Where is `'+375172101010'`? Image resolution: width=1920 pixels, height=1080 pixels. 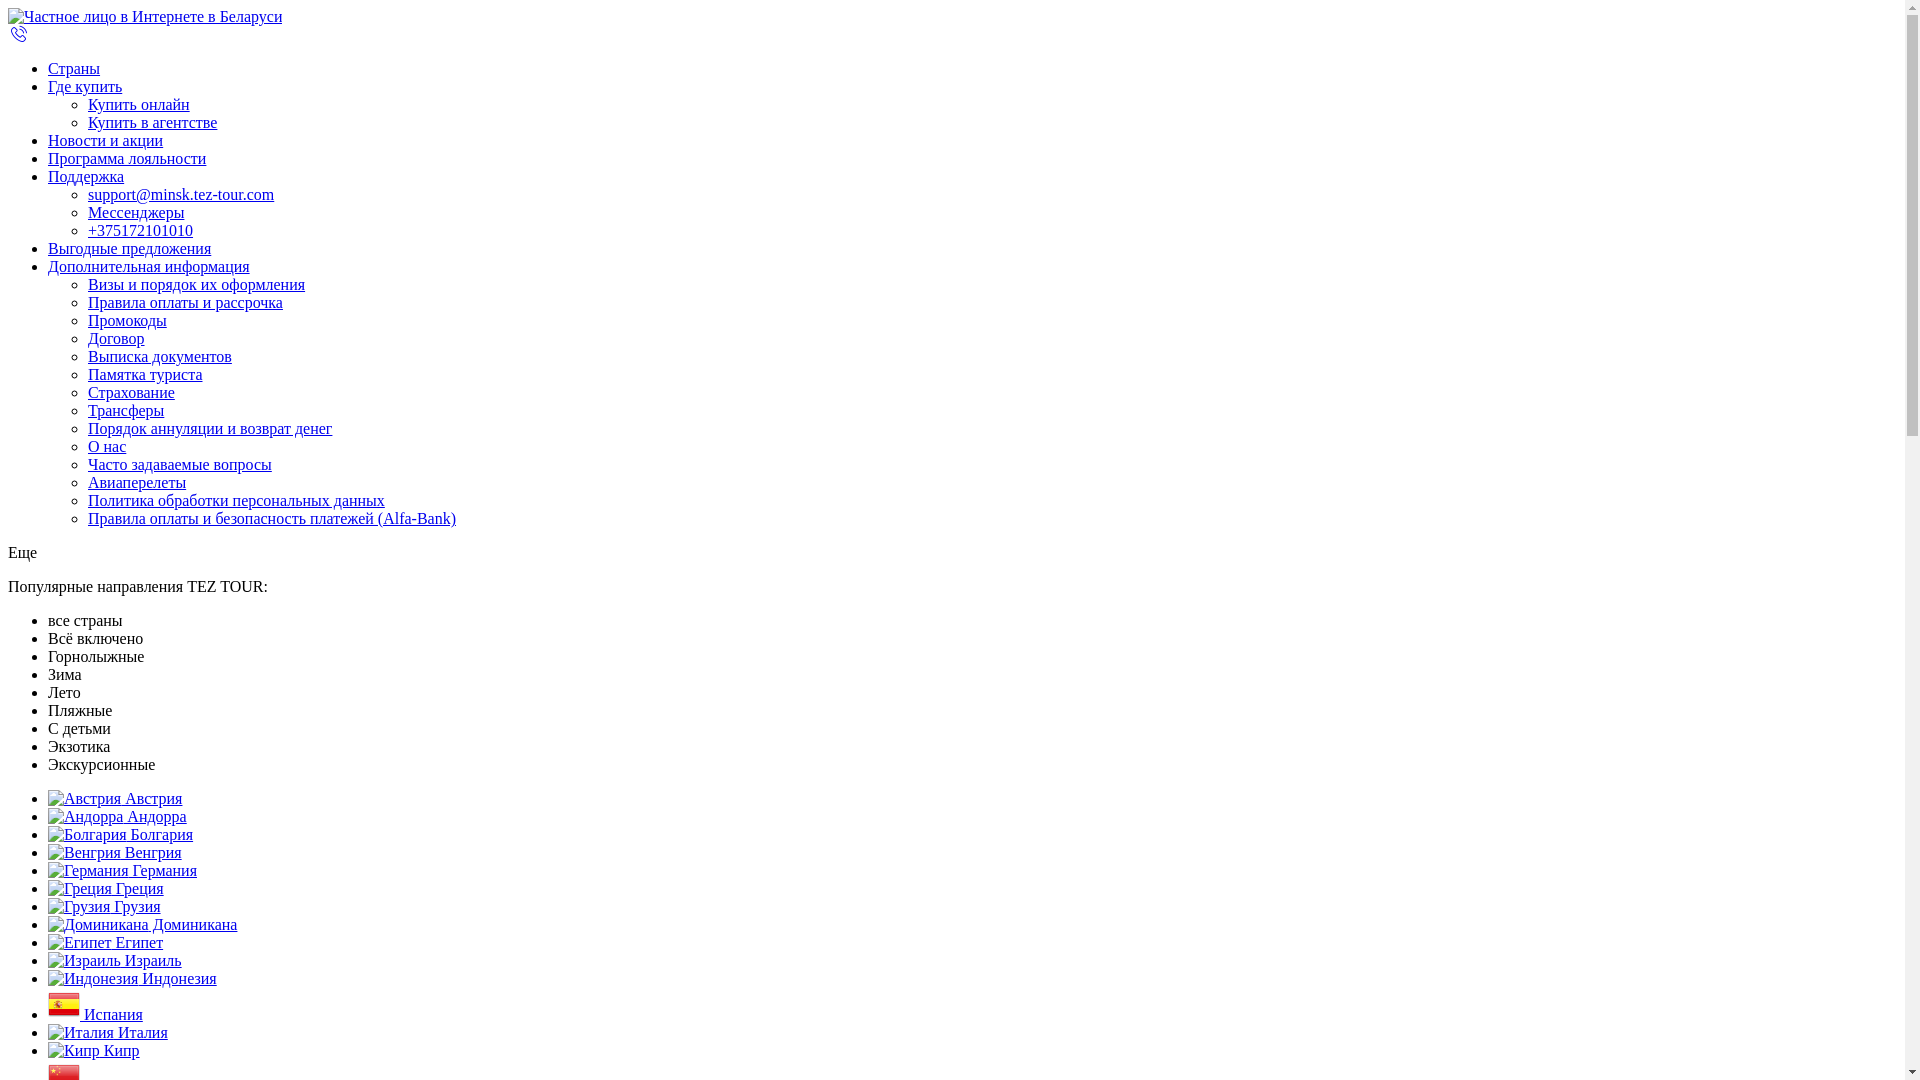
'+375172101010' is located at coordinates (139, 229).